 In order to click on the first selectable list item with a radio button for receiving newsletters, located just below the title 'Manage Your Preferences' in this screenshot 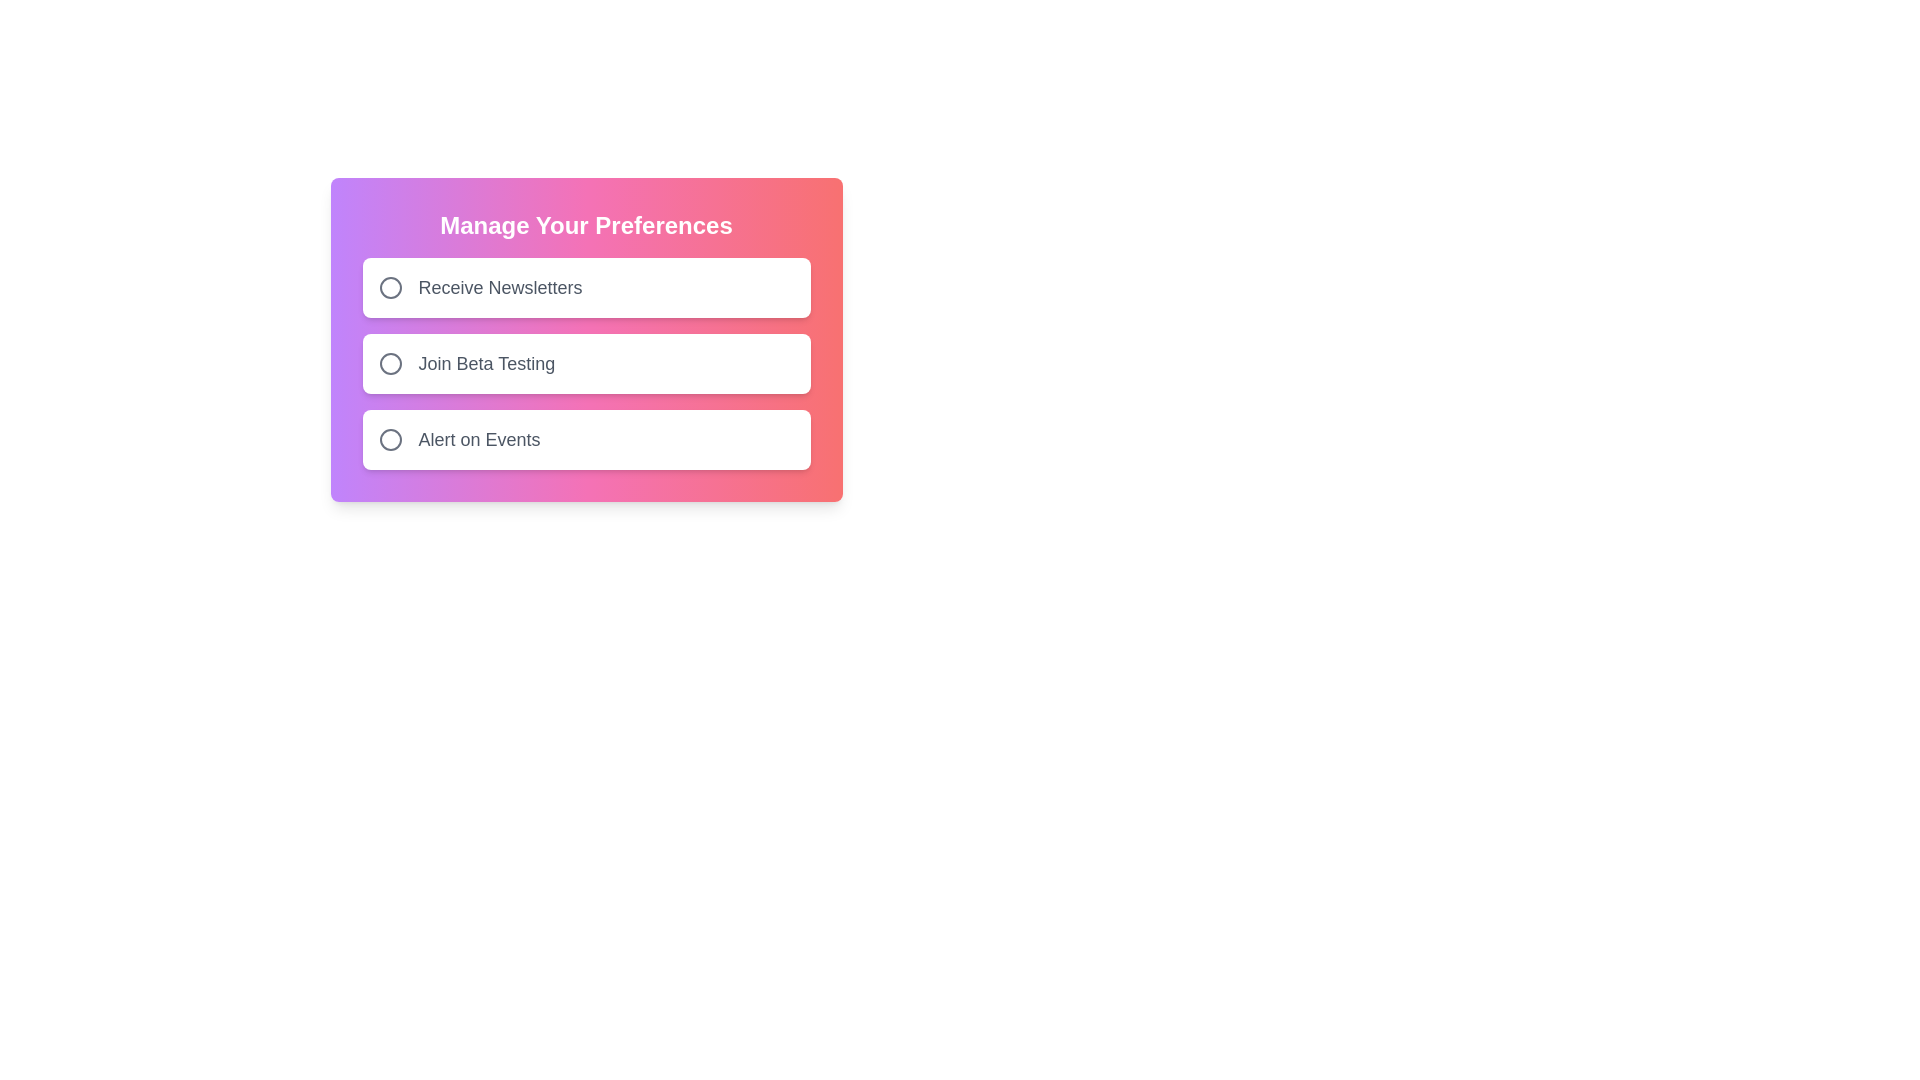, I will do `click(585, 288)`.